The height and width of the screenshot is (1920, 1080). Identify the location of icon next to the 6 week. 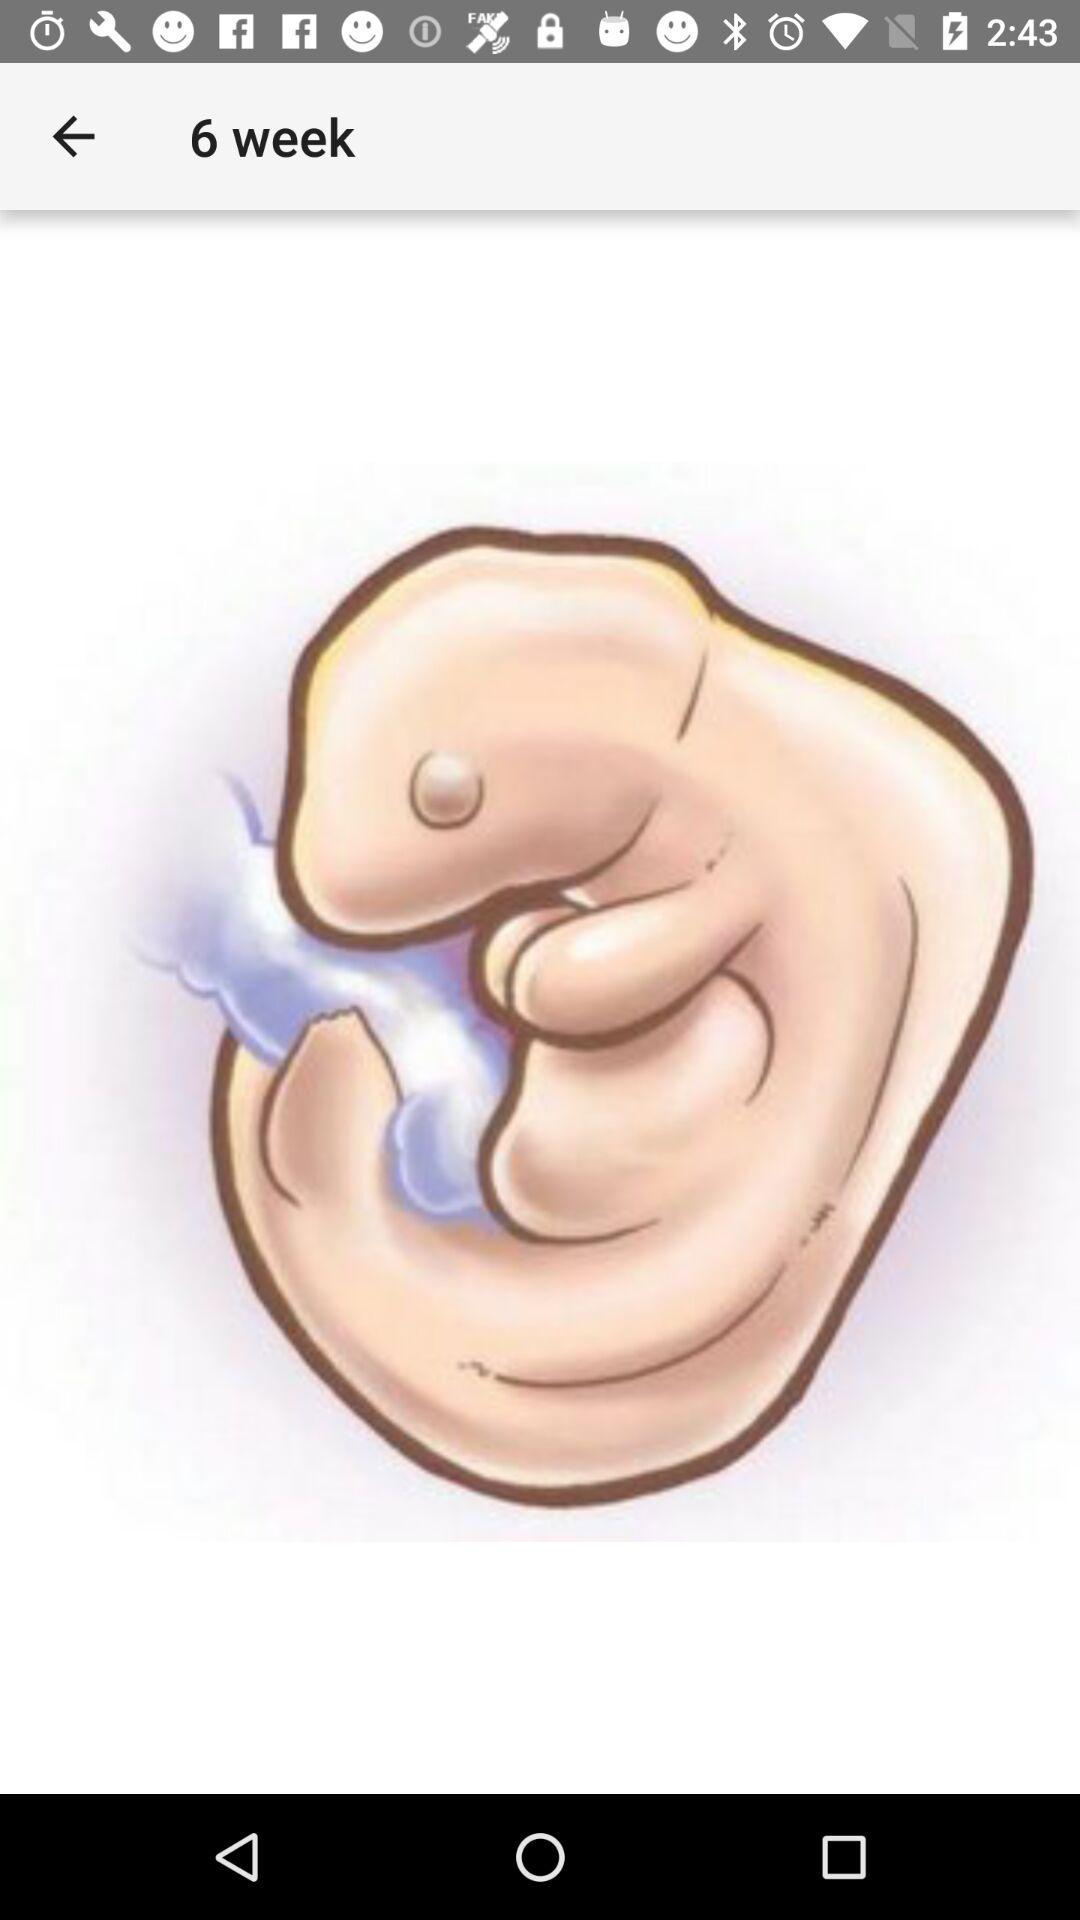
(72, 135).